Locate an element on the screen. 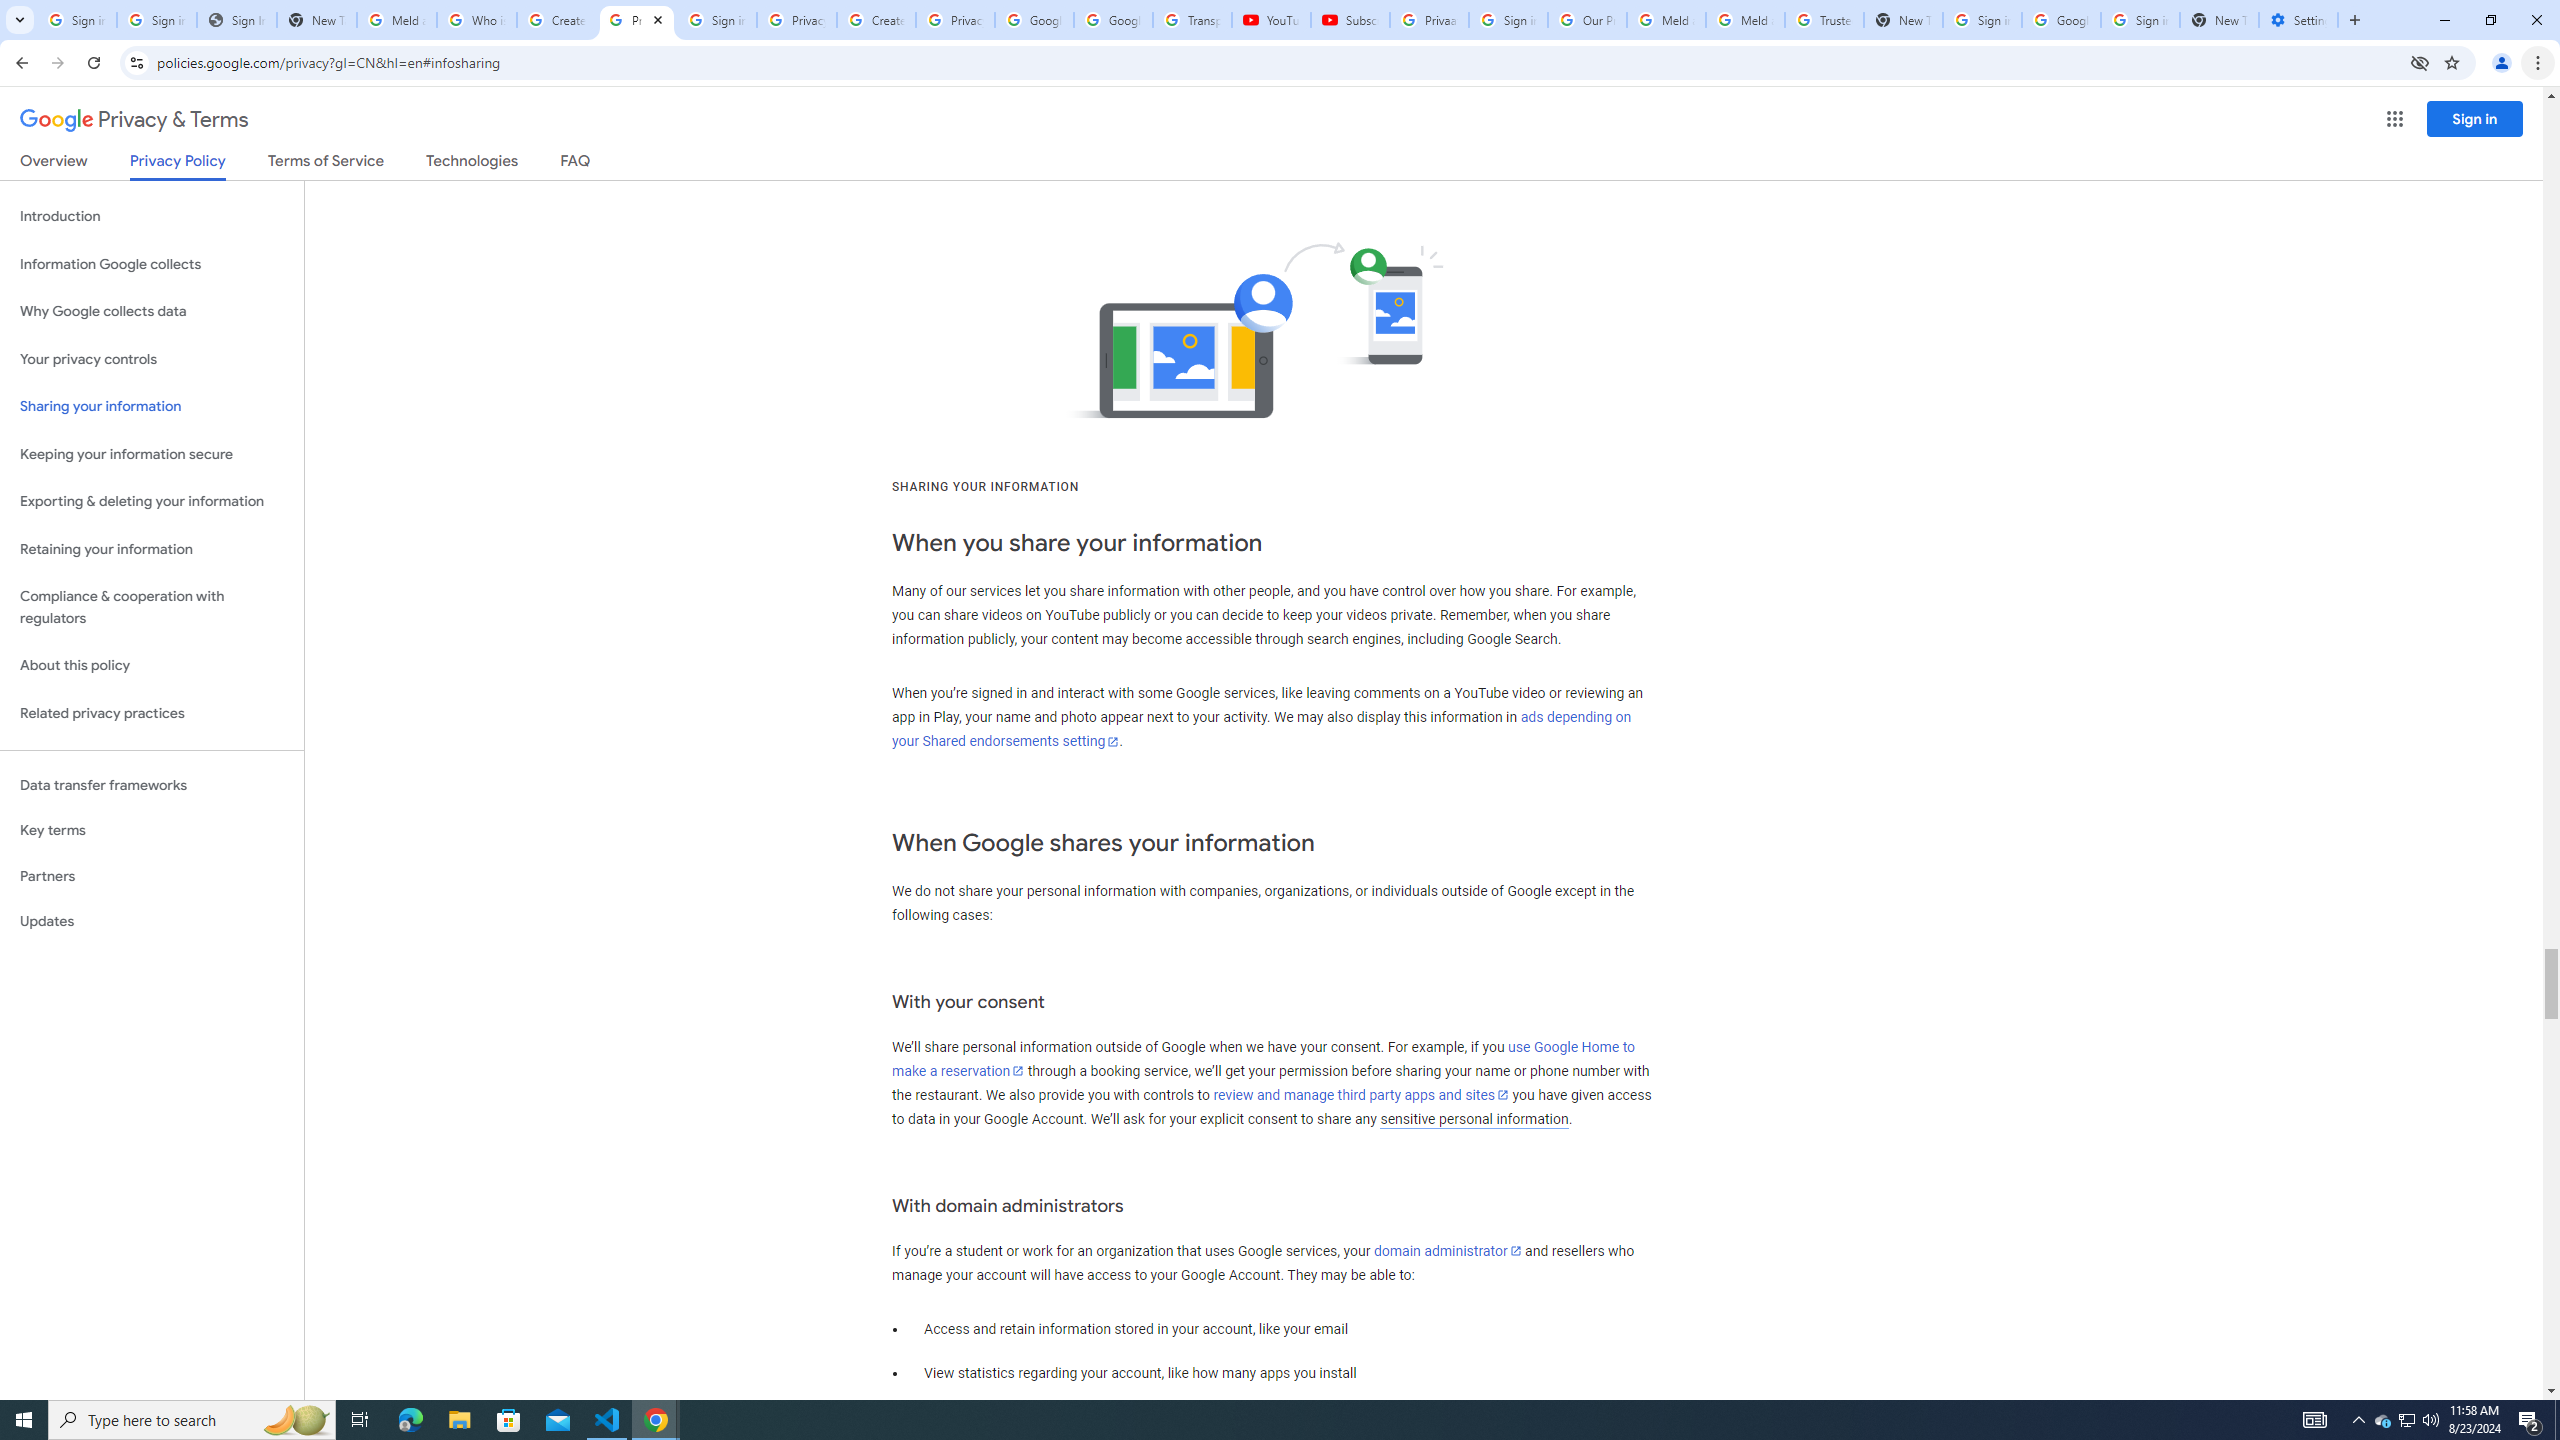  'About this policy' is located at coordinates (151, 666).